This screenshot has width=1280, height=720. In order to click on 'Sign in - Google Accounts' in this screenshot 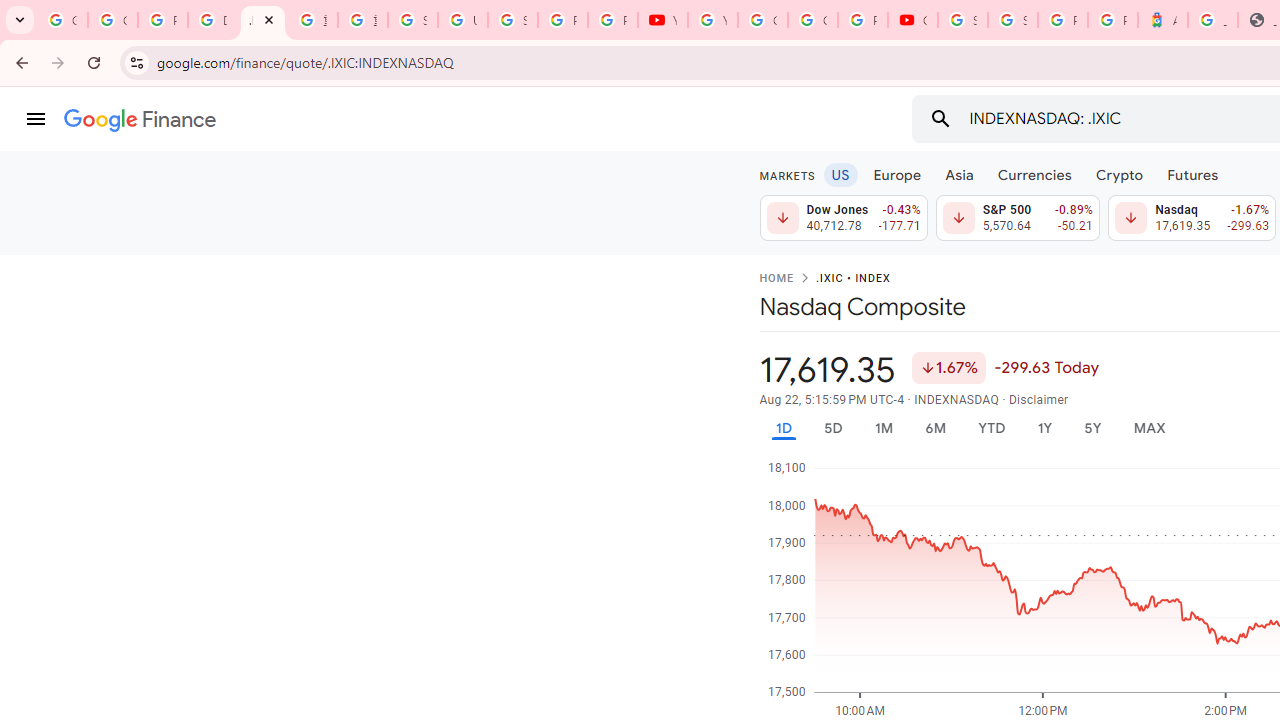, I will do `click(512, 20)`.